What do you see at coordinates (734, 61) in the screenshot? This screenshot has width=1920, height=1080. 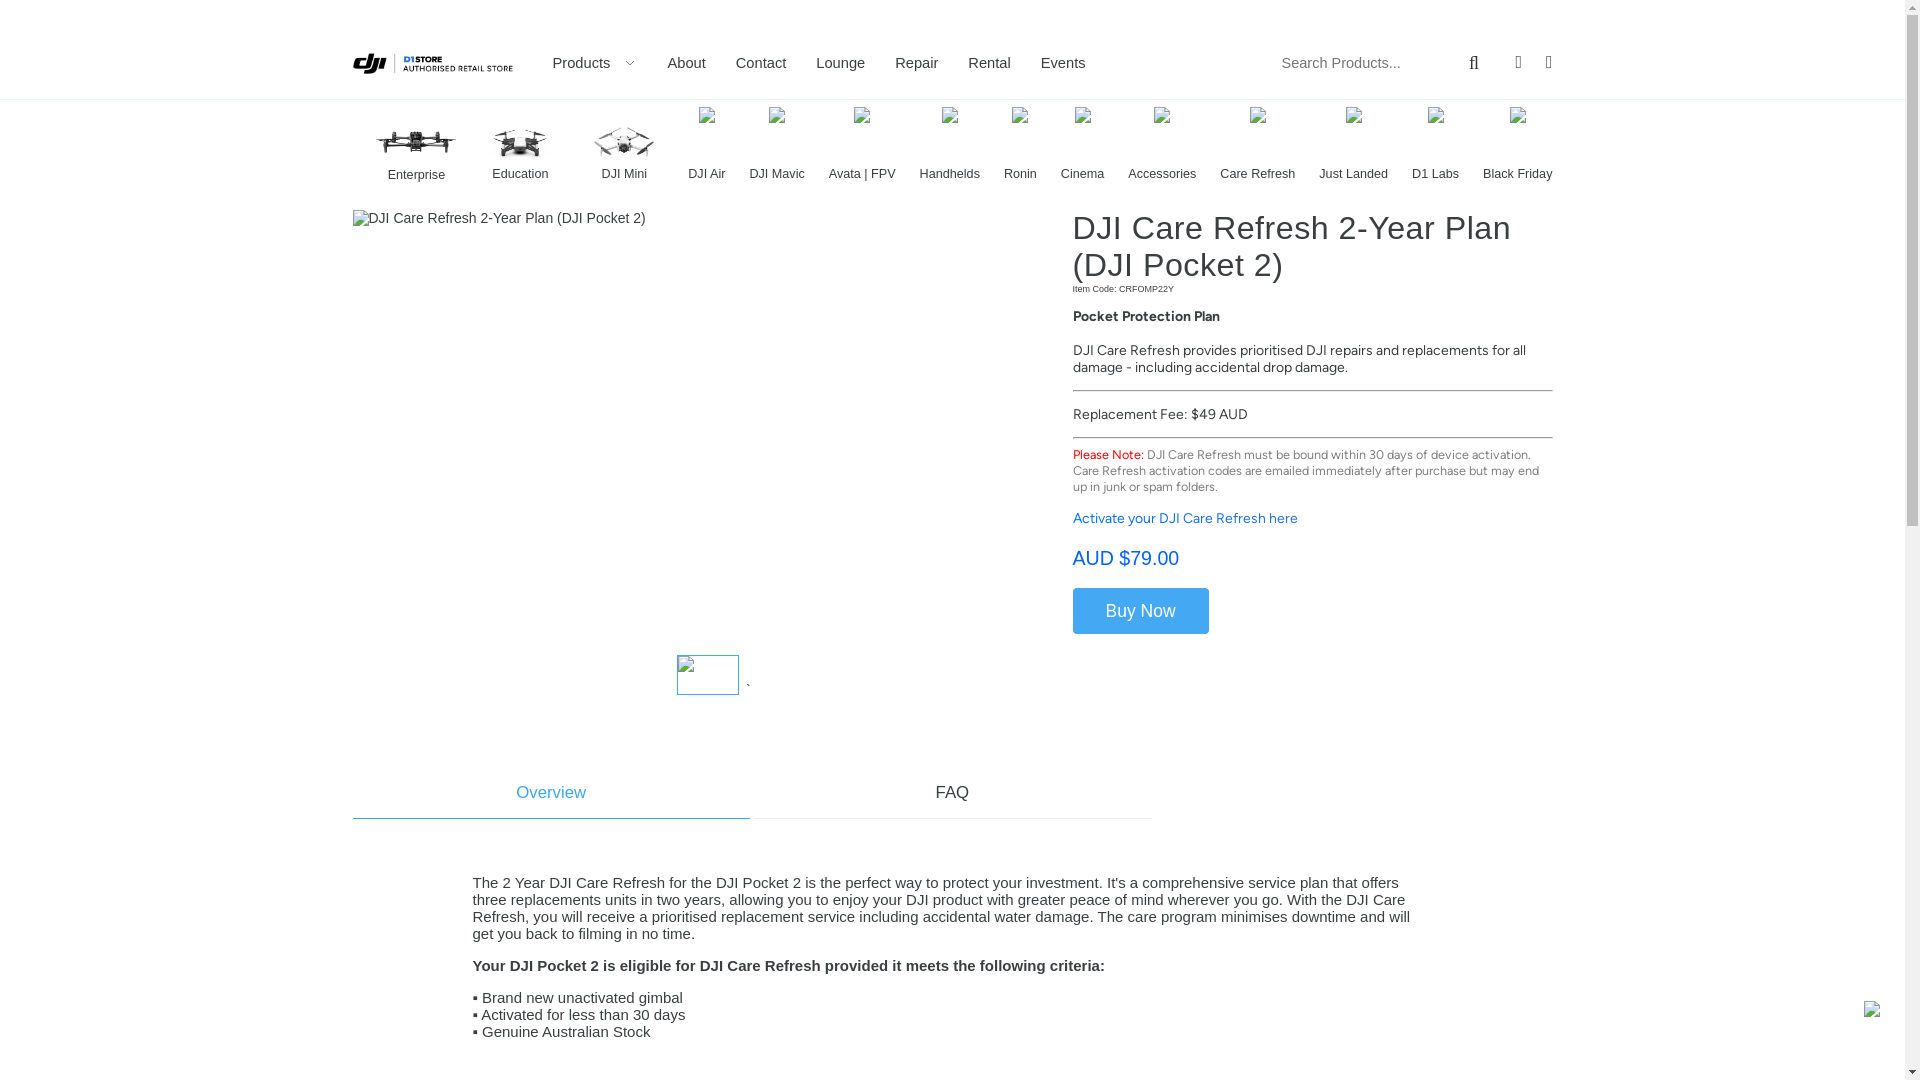 I see `'Contact'` at bounding box center [734, 61].